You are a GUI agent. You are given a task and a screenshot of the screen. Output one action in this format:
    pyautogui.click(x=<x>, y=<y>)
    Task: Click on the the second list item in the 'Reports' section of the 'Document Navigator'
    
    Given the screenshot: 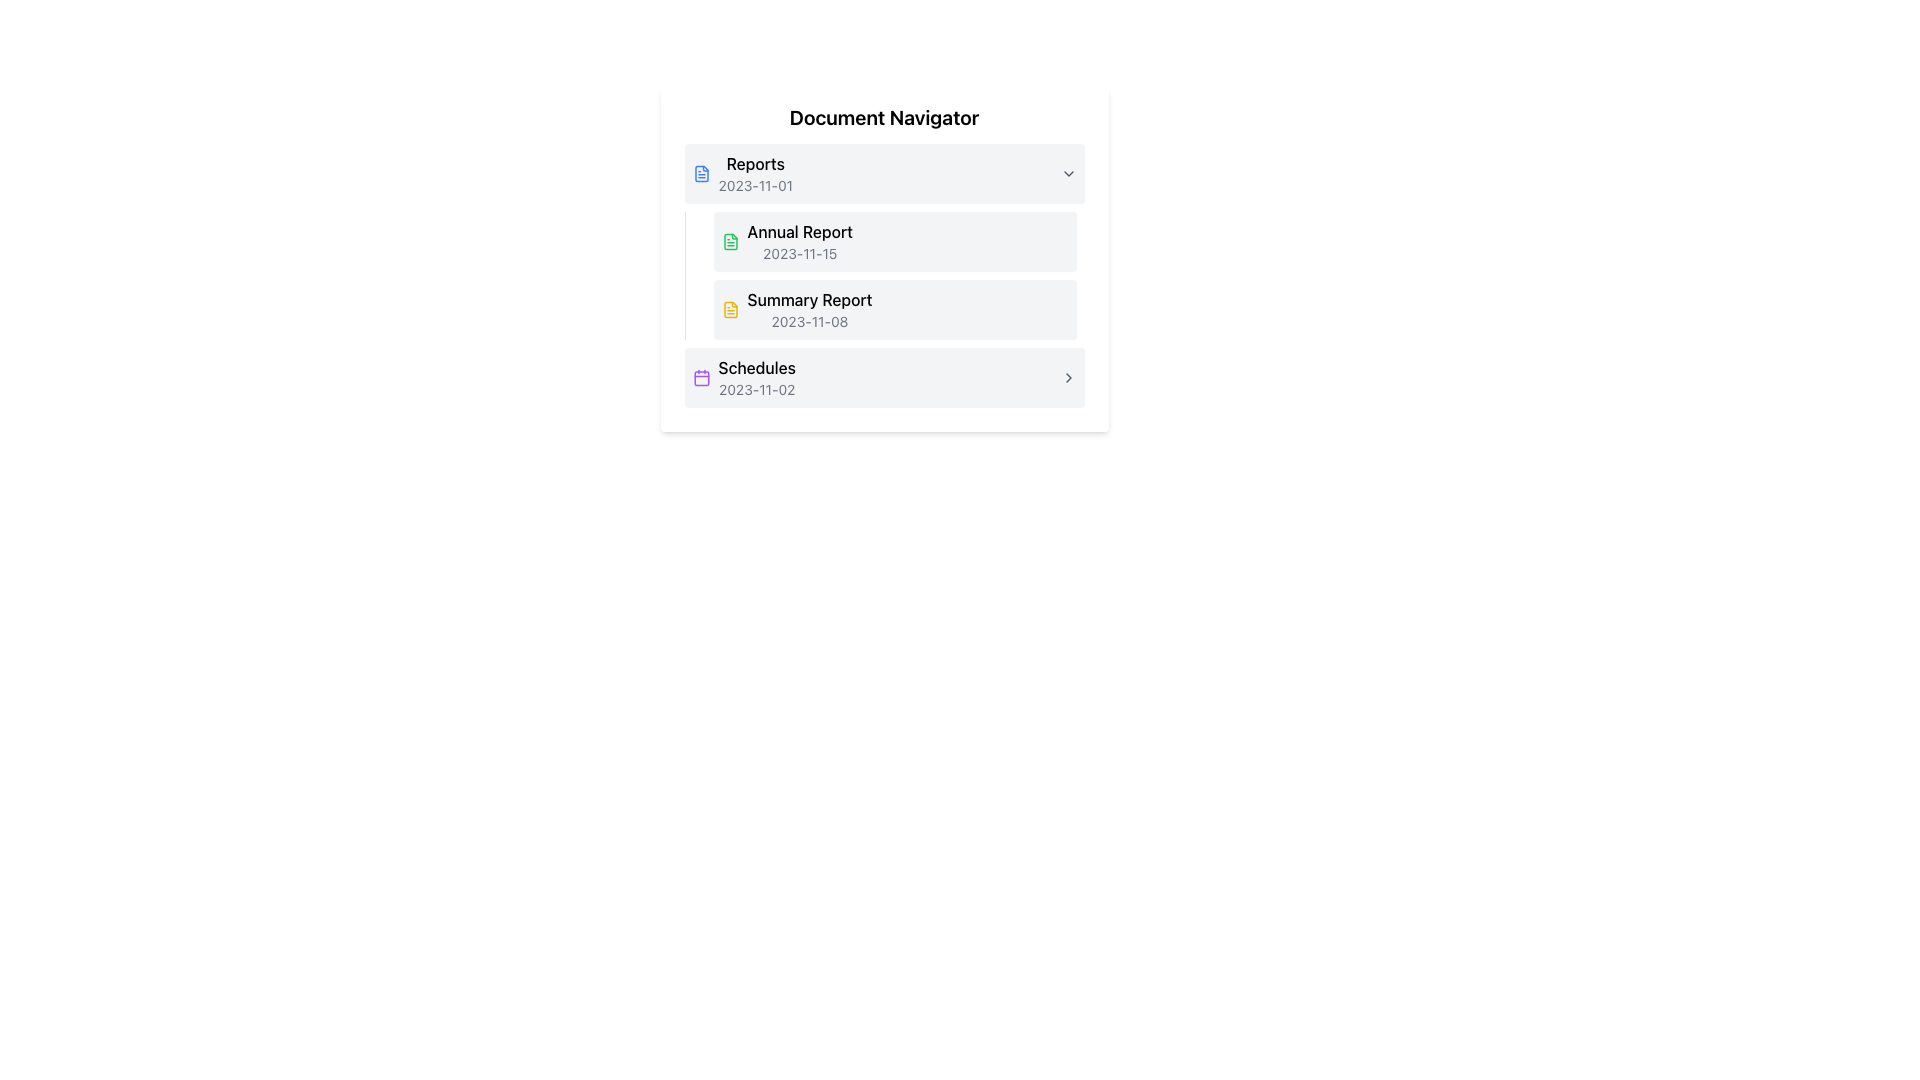 What is the action you would take?
    pyautogui.click(x=800, y=241)
    